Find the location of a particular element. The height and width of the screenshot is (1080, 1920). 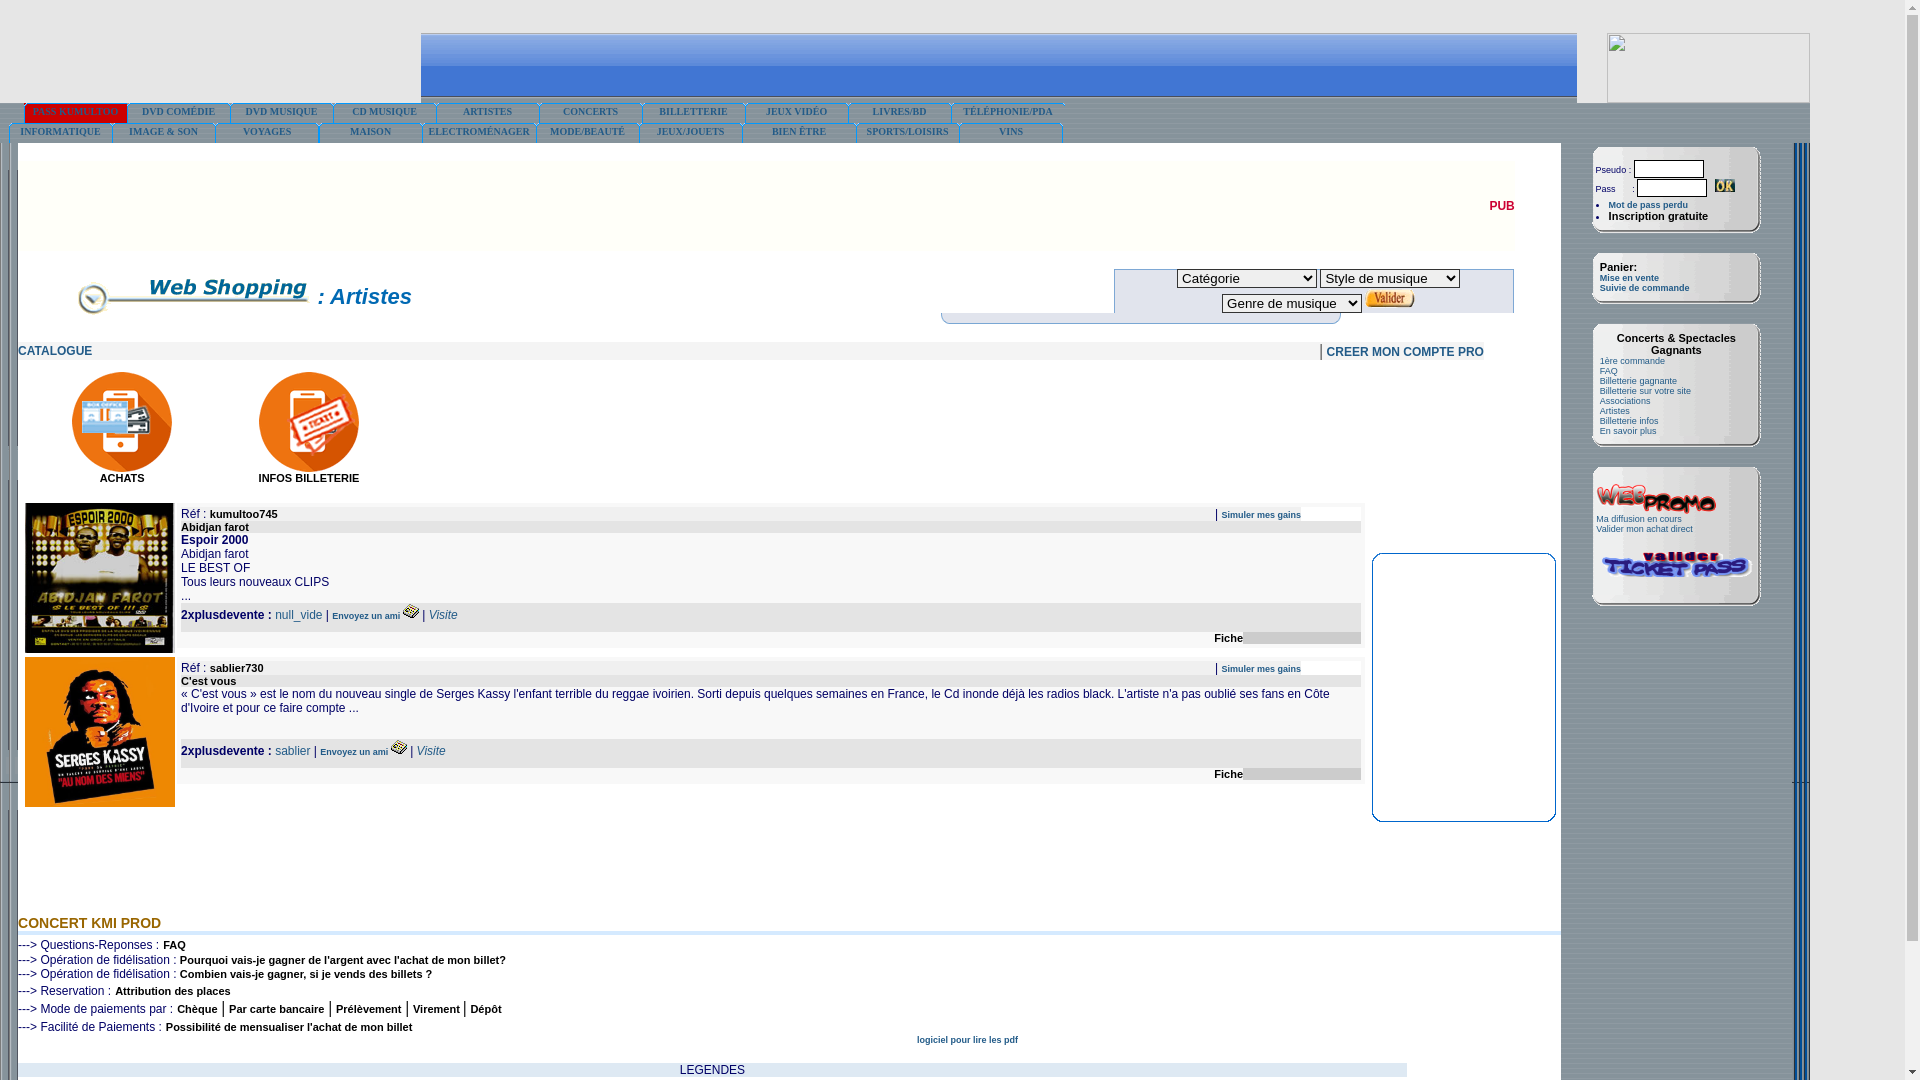

'Simuler mes gains' is located at coordinates (1261, 514).